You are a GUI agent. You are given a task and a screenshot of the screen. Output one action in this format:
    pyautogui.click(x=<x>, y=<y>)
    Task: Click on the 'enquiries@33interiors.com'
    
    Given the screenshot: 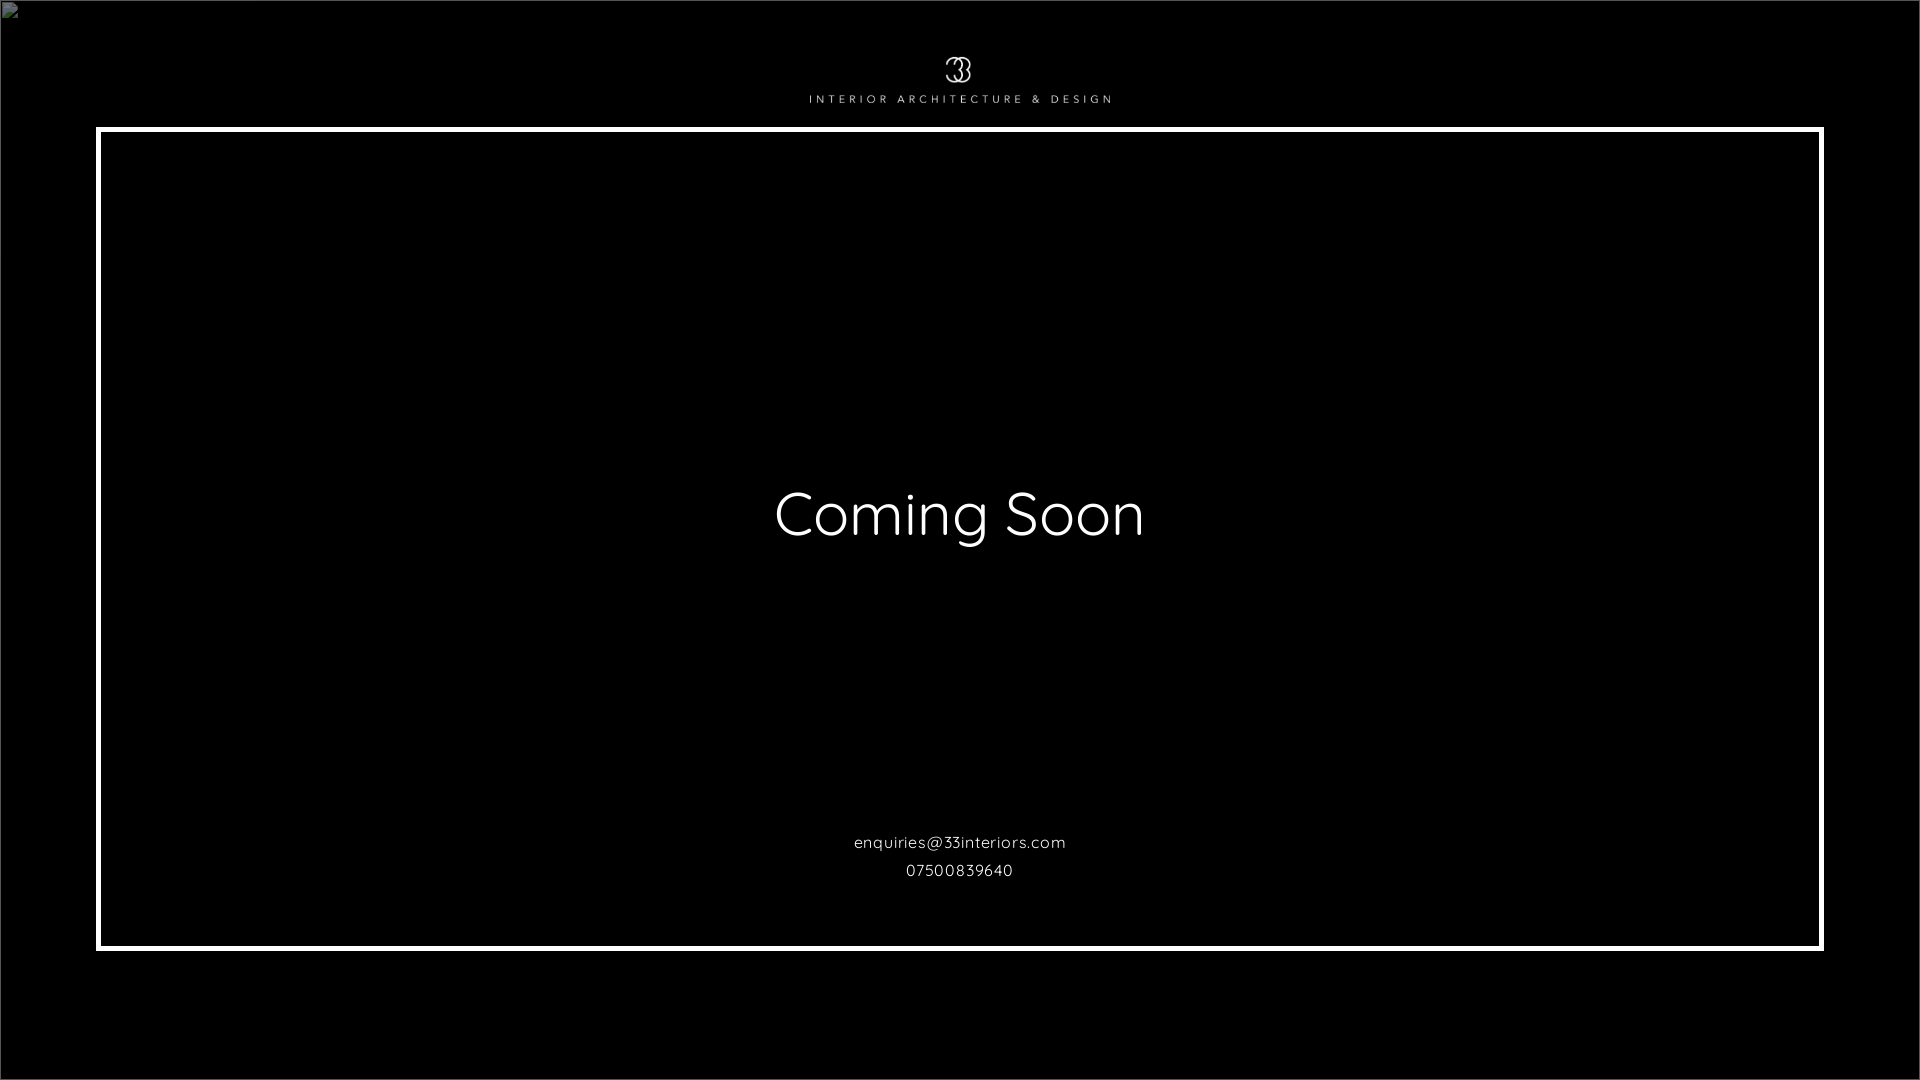 What is the action you would take?
    pyautogui.click(x=960, y=841)
    